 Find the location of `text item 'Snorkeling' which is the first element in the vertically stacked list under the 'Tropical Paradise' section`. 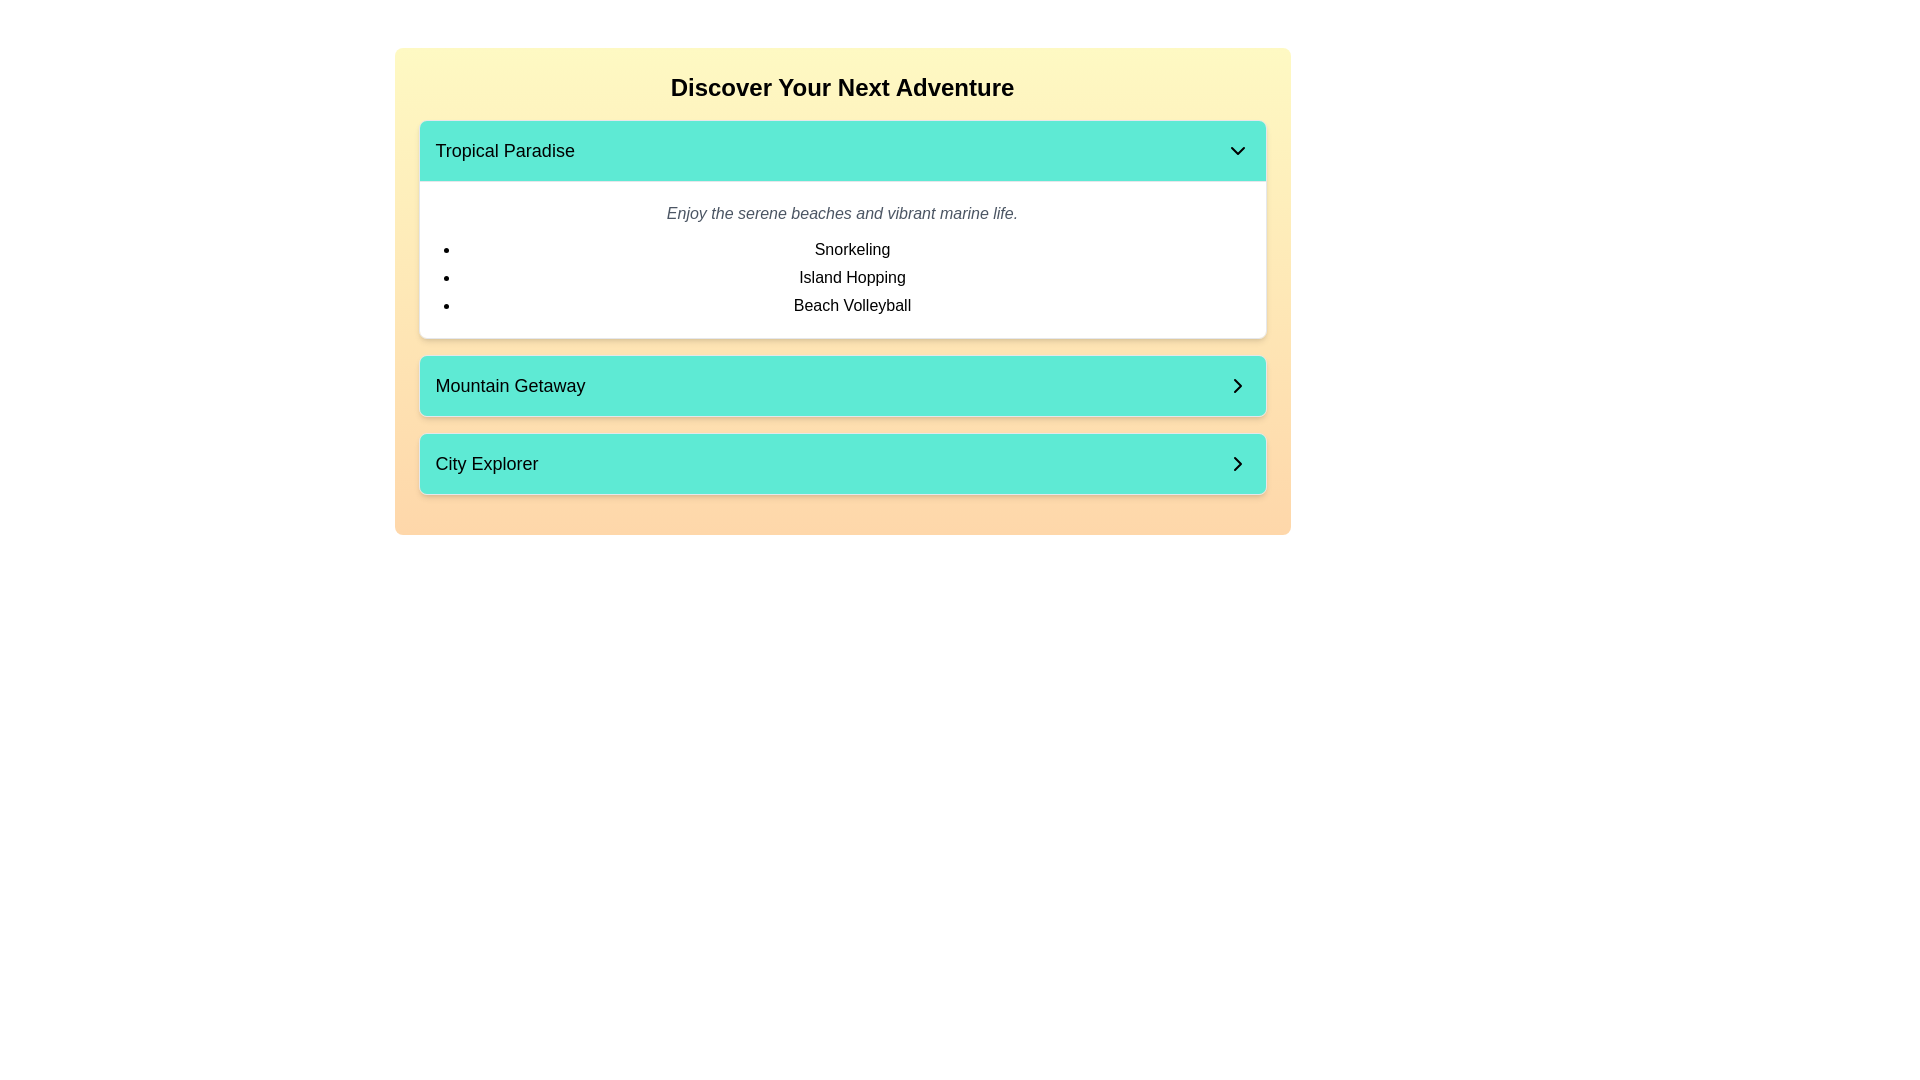

text item 'Snorkeling' which is the first element in the vertically stacked list under the 'Tropical Paradise' section is located at coordinates (852, 249).